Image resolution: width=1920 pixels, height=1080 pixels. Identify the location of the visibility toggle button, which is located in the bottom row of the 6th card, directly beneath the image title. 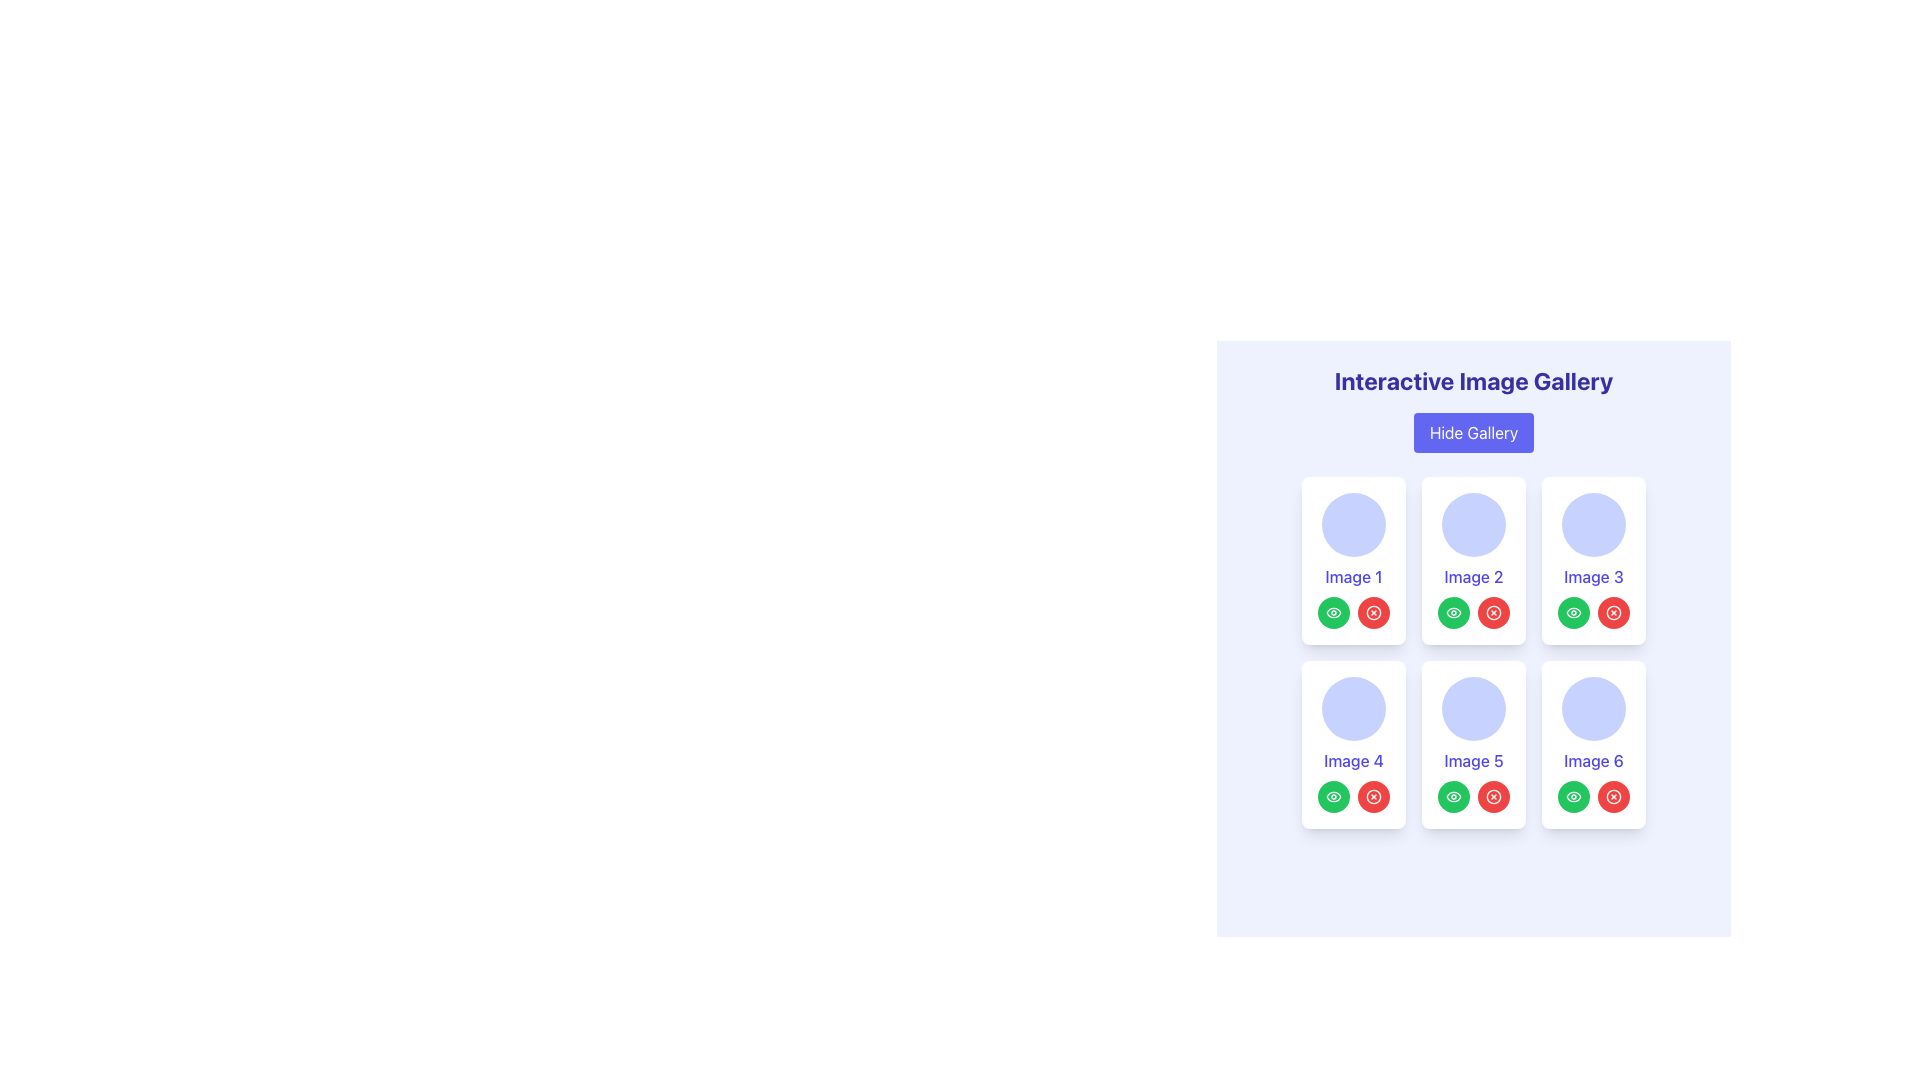
(1573, 796).